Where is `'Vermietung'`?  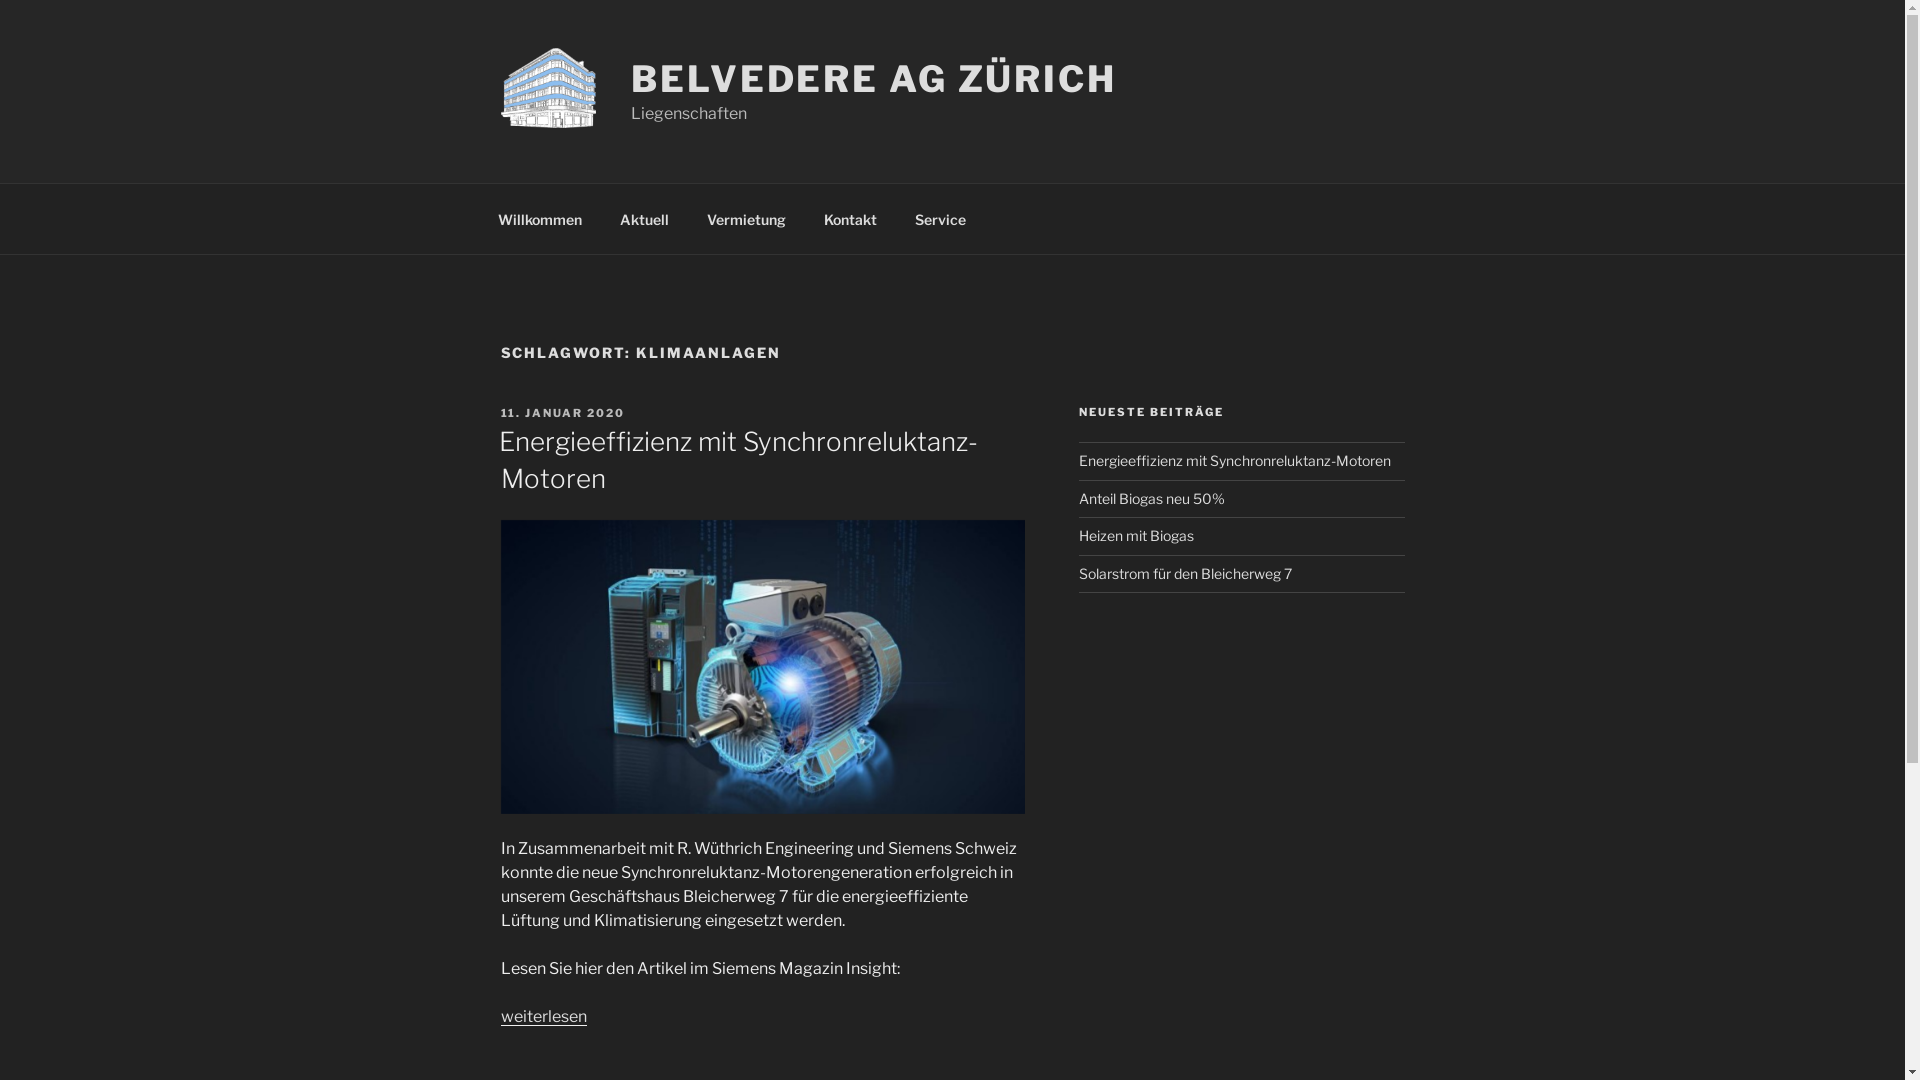 'Vermietung' is located at coordinates (746, 218).